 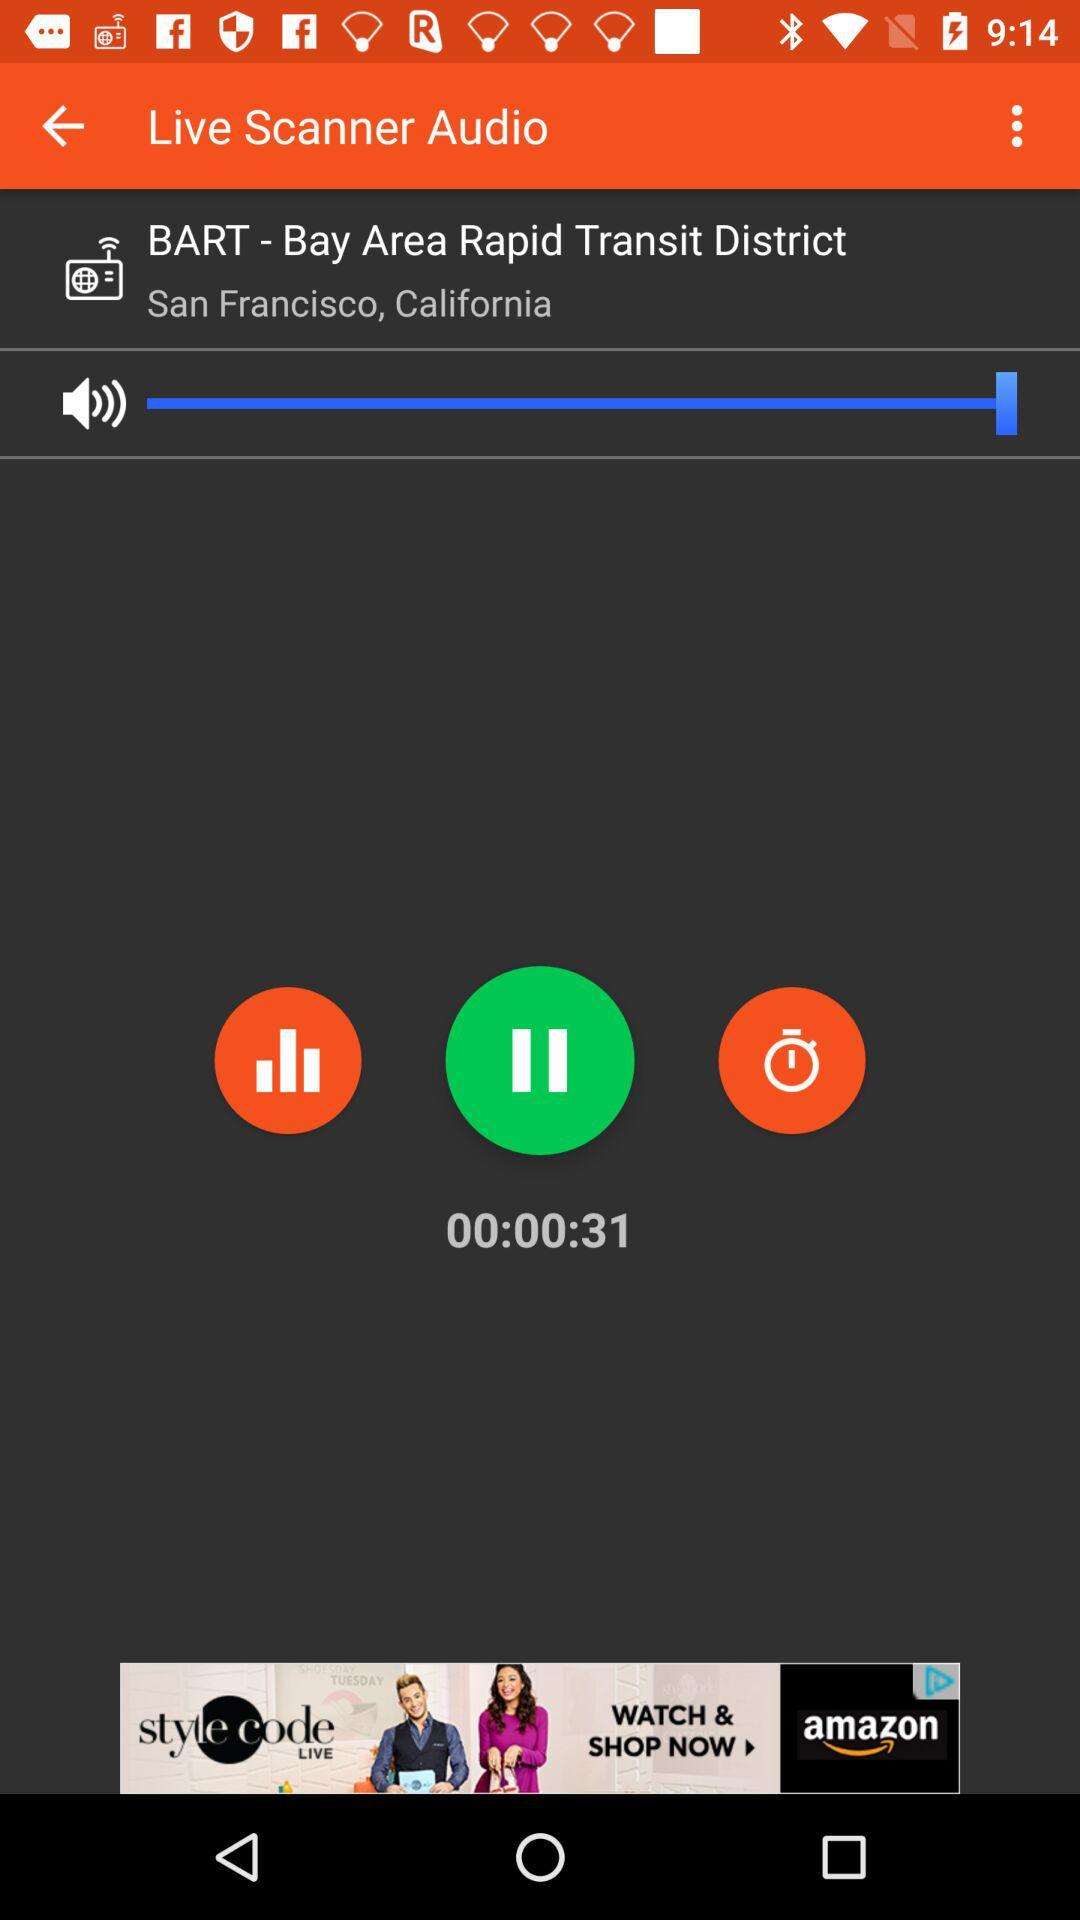 I want to click on clock, so click(x=790, y=1059).